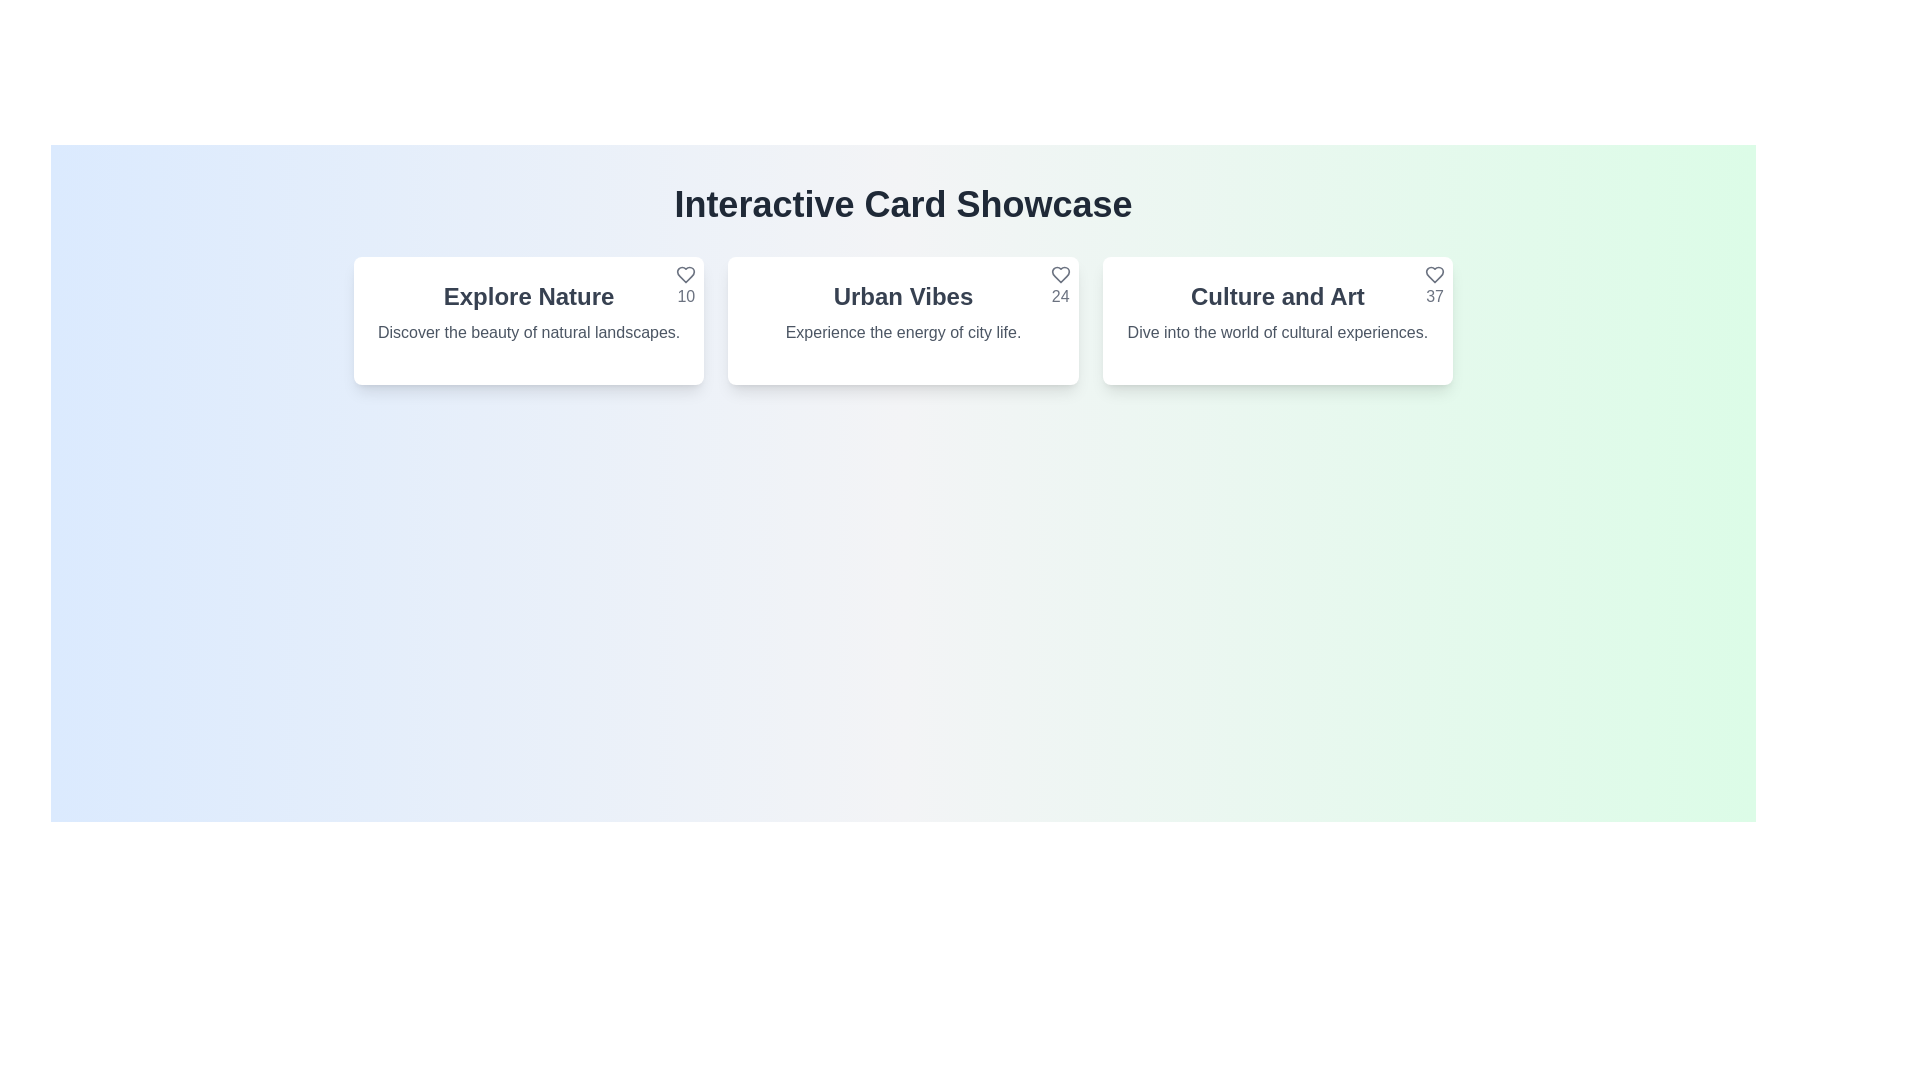  I want to click on the heart icon located in the top-right corner of the 'Culture and Art' card, so click(1434, 274).